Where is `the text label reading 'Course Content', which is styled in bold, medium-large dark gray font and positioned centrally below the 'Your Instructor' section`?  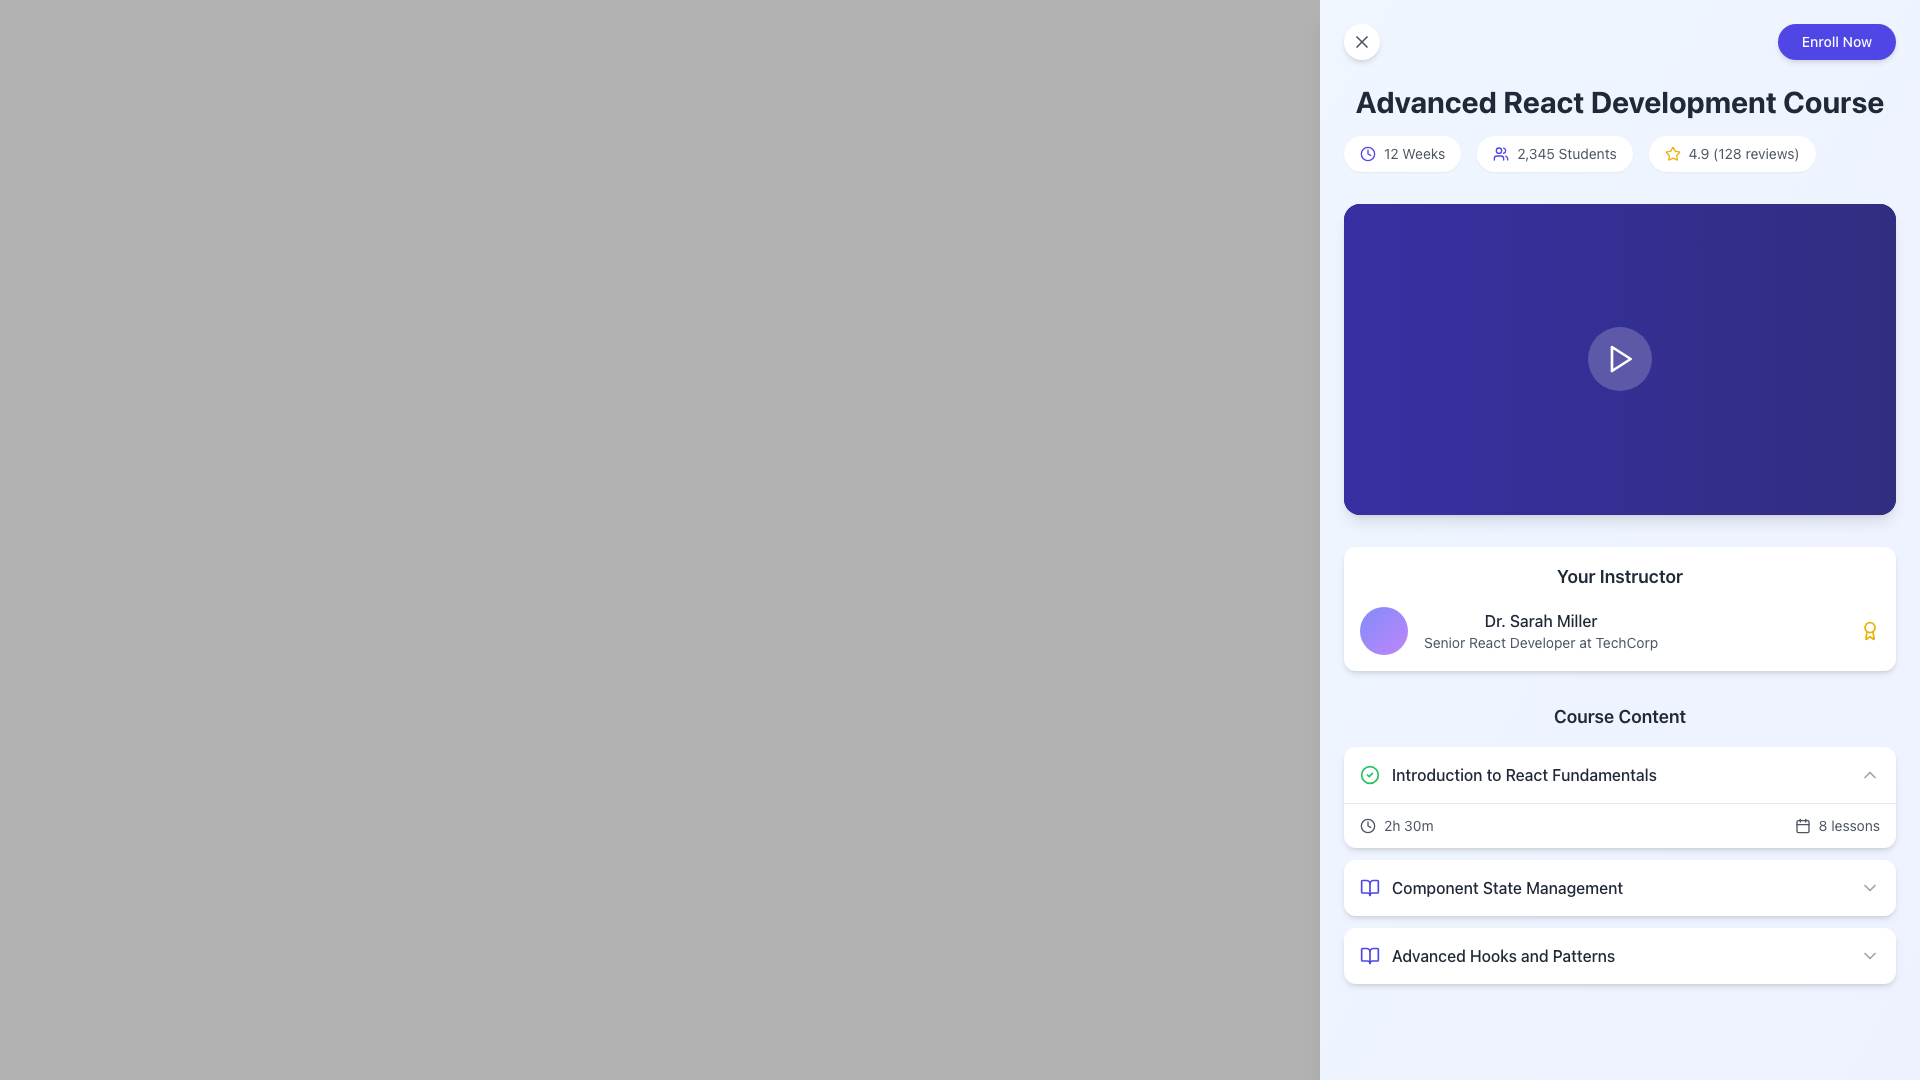 the text label reading 'Course Content', which is styled in bold, medium-large dark gray font and positioned centrally below the 'Your Instructor' section is located at coordinates (1620, 715).